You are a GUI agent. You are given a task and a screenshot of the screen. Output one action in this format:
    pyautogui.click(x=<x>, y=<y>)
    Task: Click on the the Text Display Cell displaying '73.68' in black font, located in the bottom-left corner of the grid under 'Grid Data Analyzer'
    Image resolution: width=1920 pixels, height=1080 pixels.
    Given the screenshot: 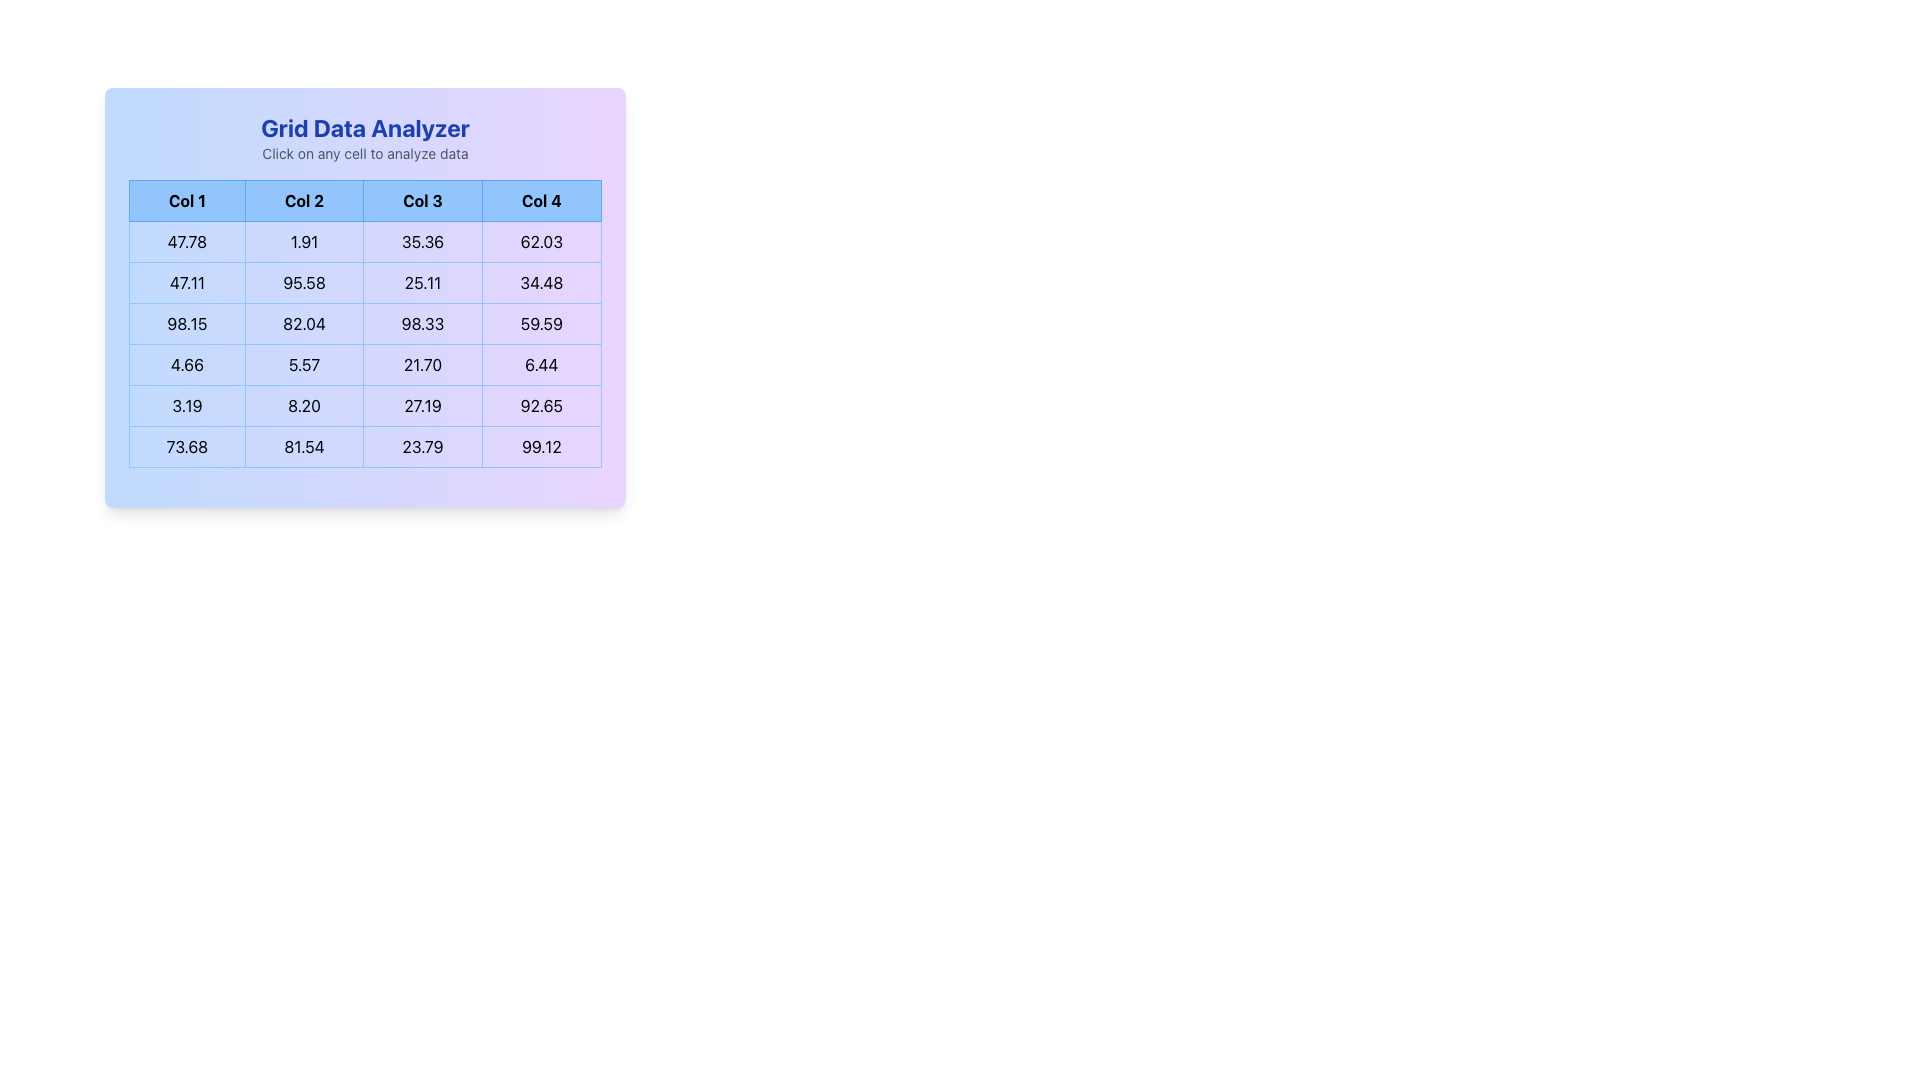 What is the action you would take?
    pyautogui.click(x=187, y=446)
    